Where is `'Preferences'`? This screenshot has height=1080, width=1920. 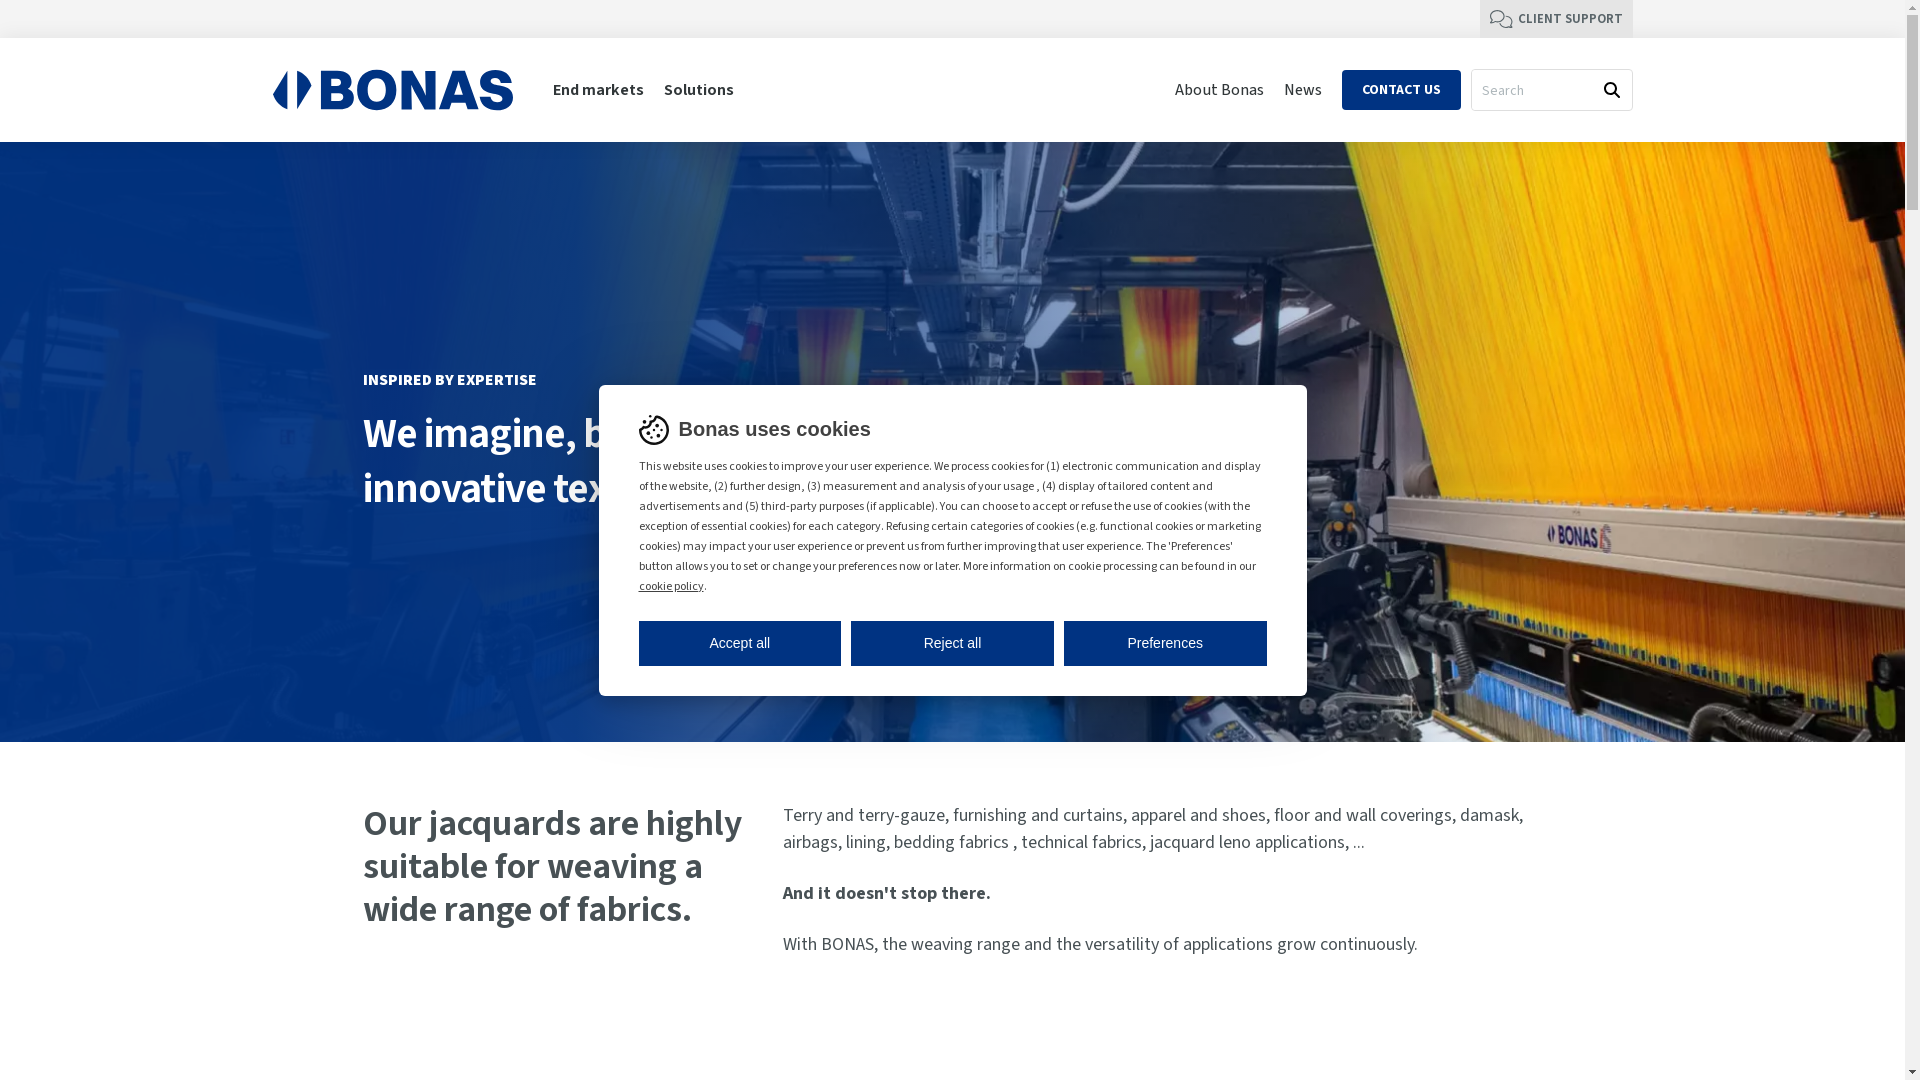
'Preferences' is located at coordinates (1063, 642).